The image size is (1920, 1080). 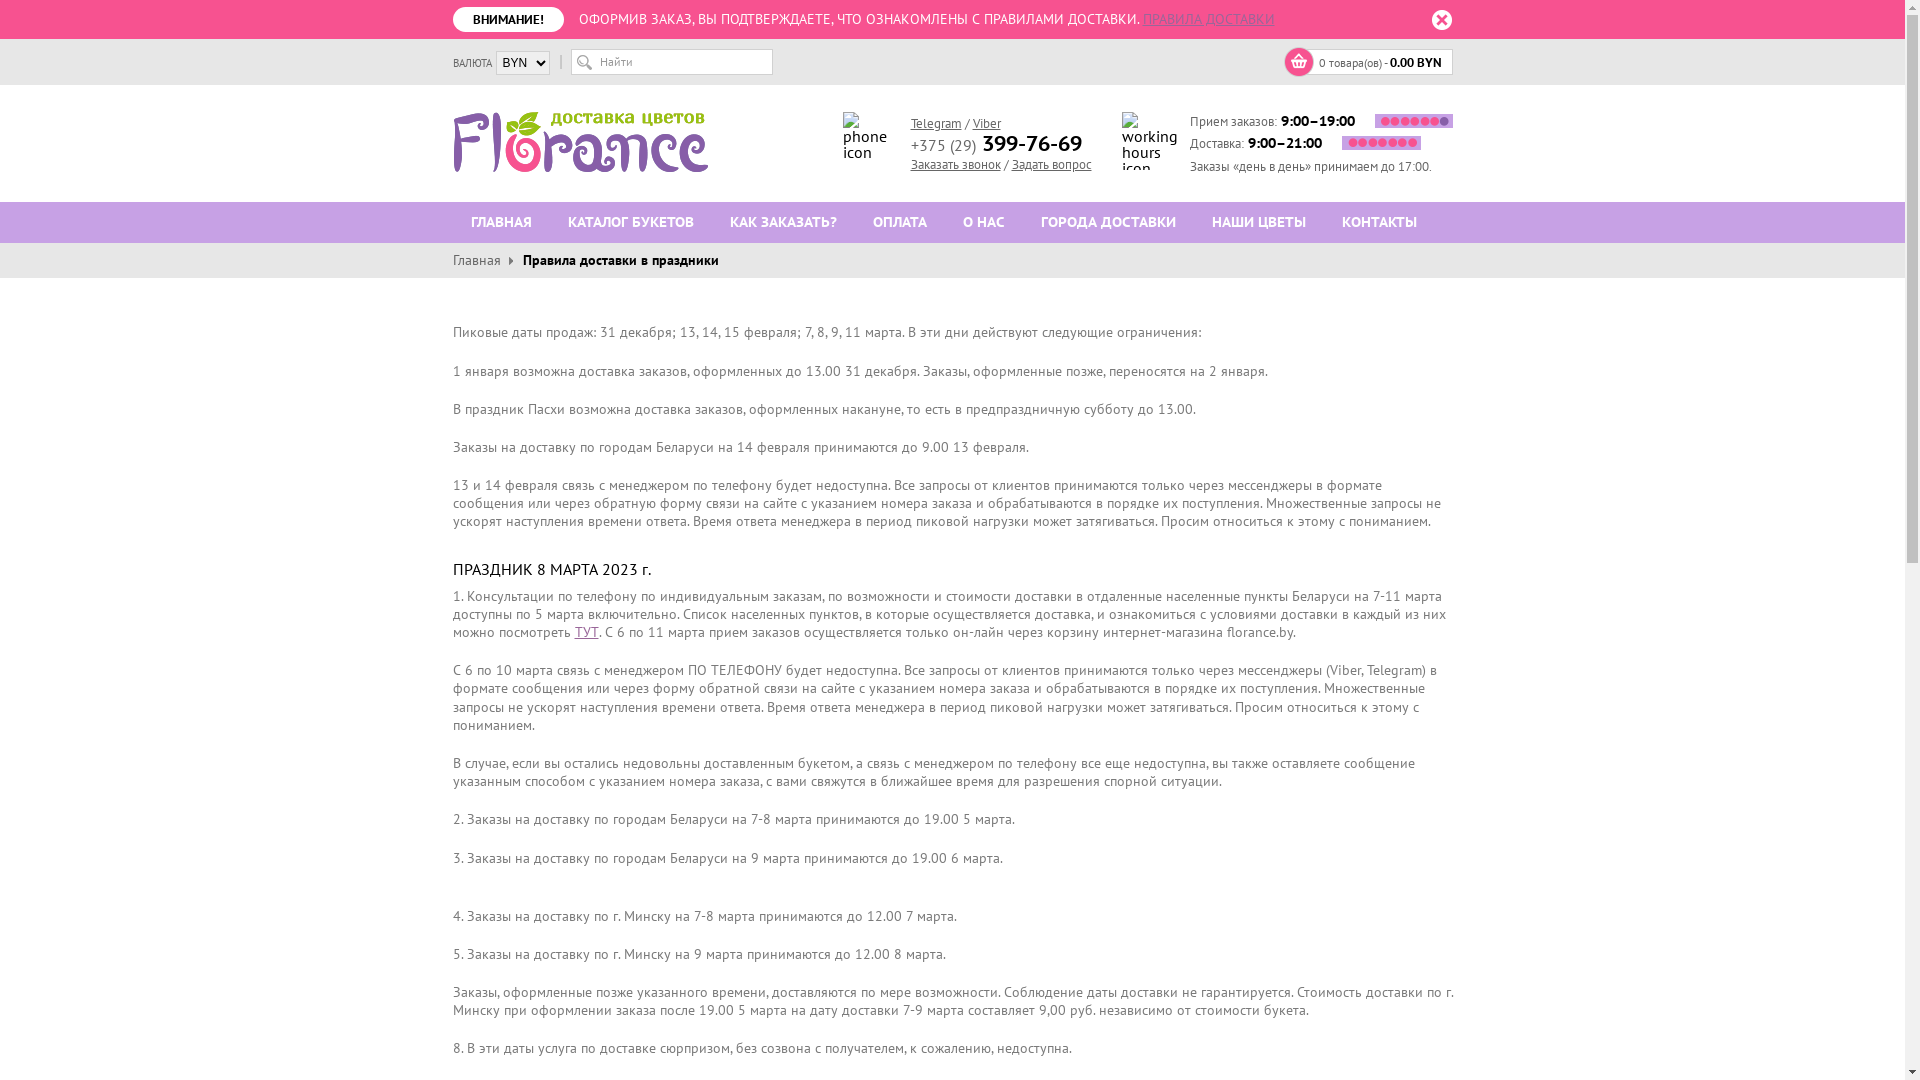 What do you see at coordinates (985, 123) in the screenshot?
I see `'Viber'` at bounding box center [985, 123].